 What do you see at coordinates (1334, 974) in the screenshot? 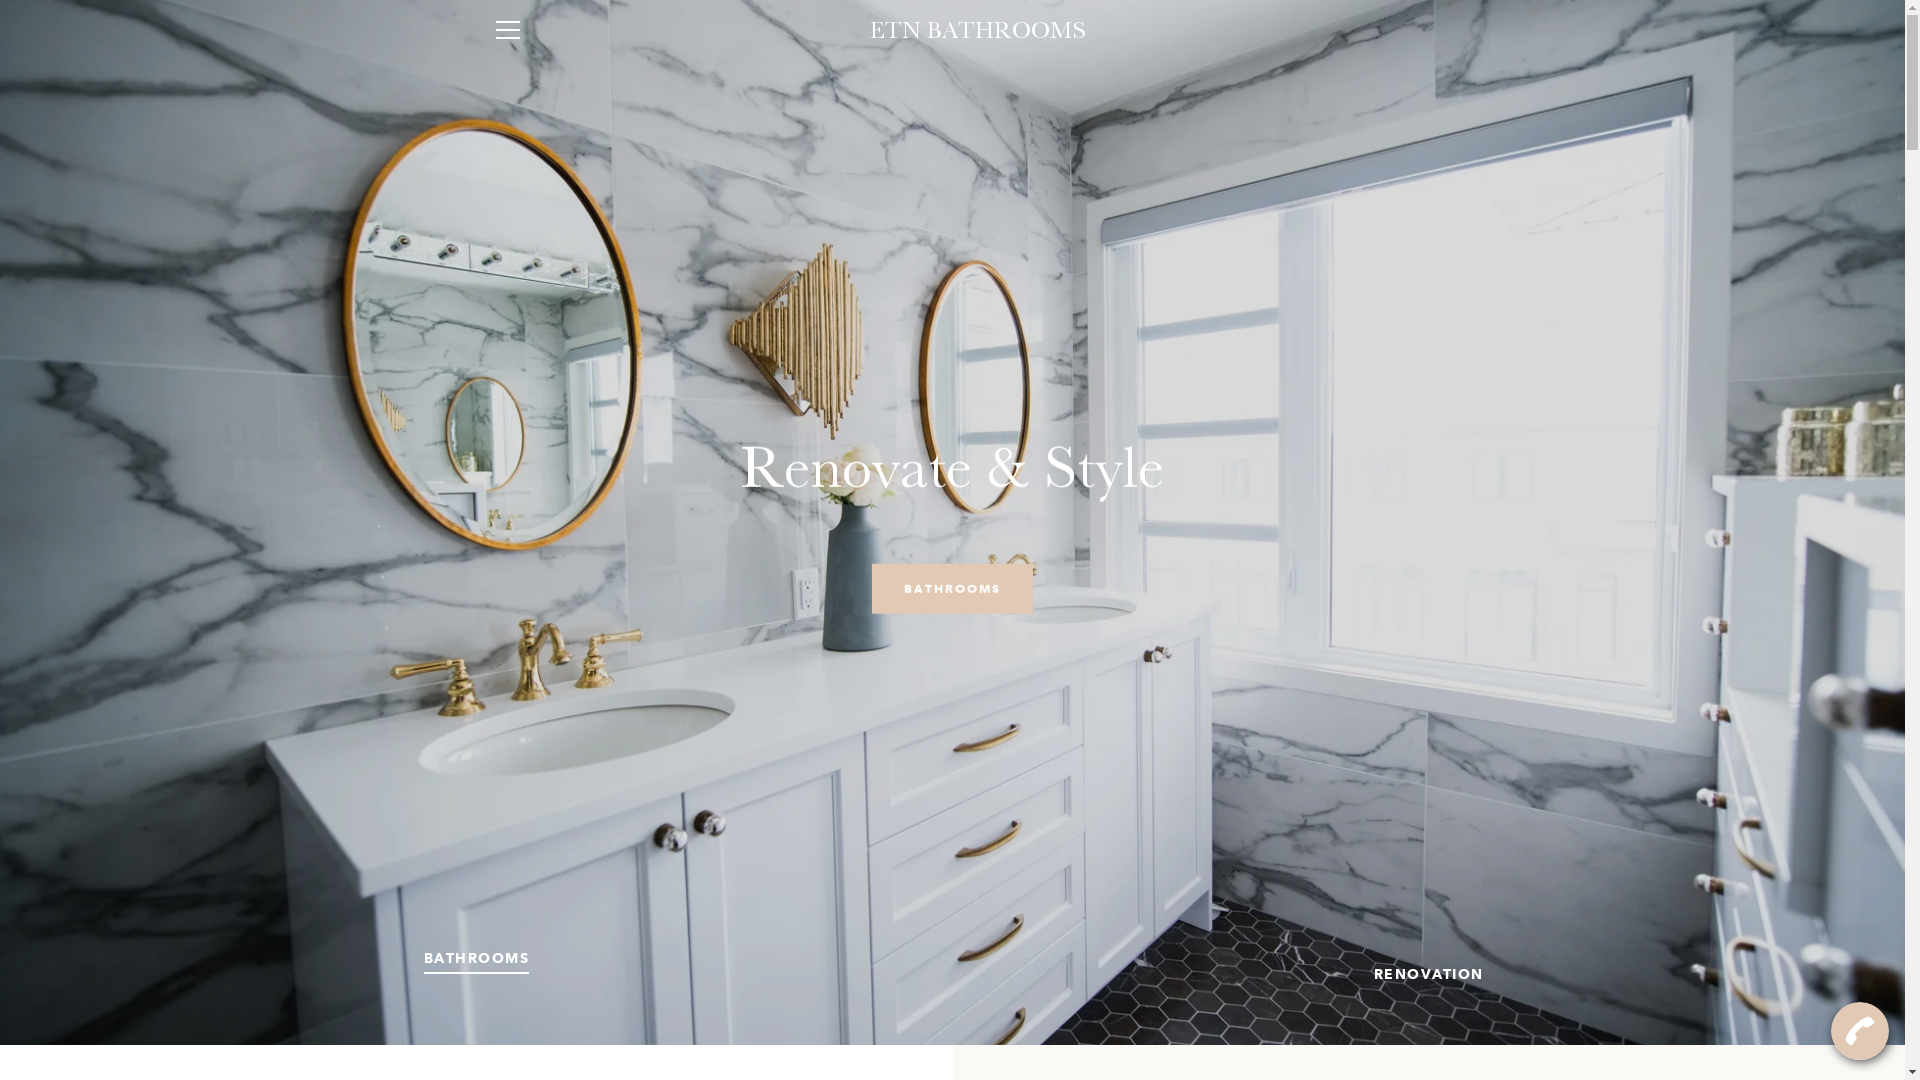
I see `'SLIDE 2` at bounding box center [1334, 974].